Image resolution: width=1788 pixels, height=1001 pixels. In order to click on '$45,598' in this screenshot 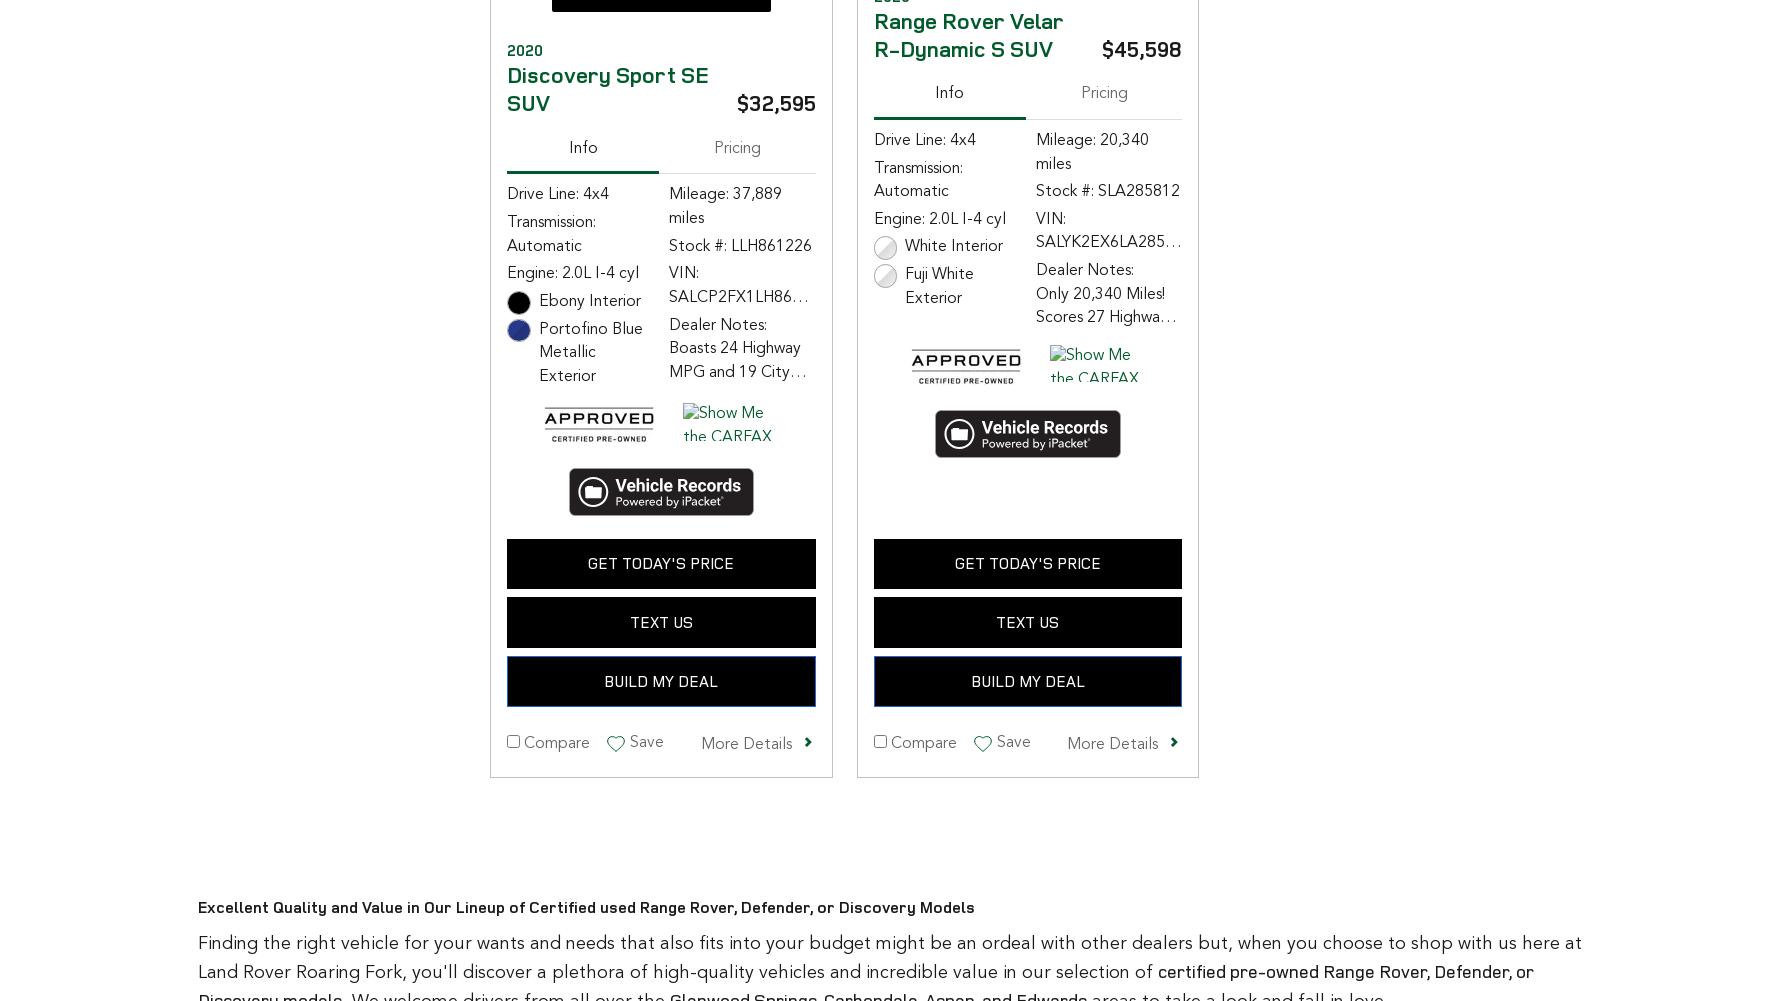, I will do `click(1140, 47)`.